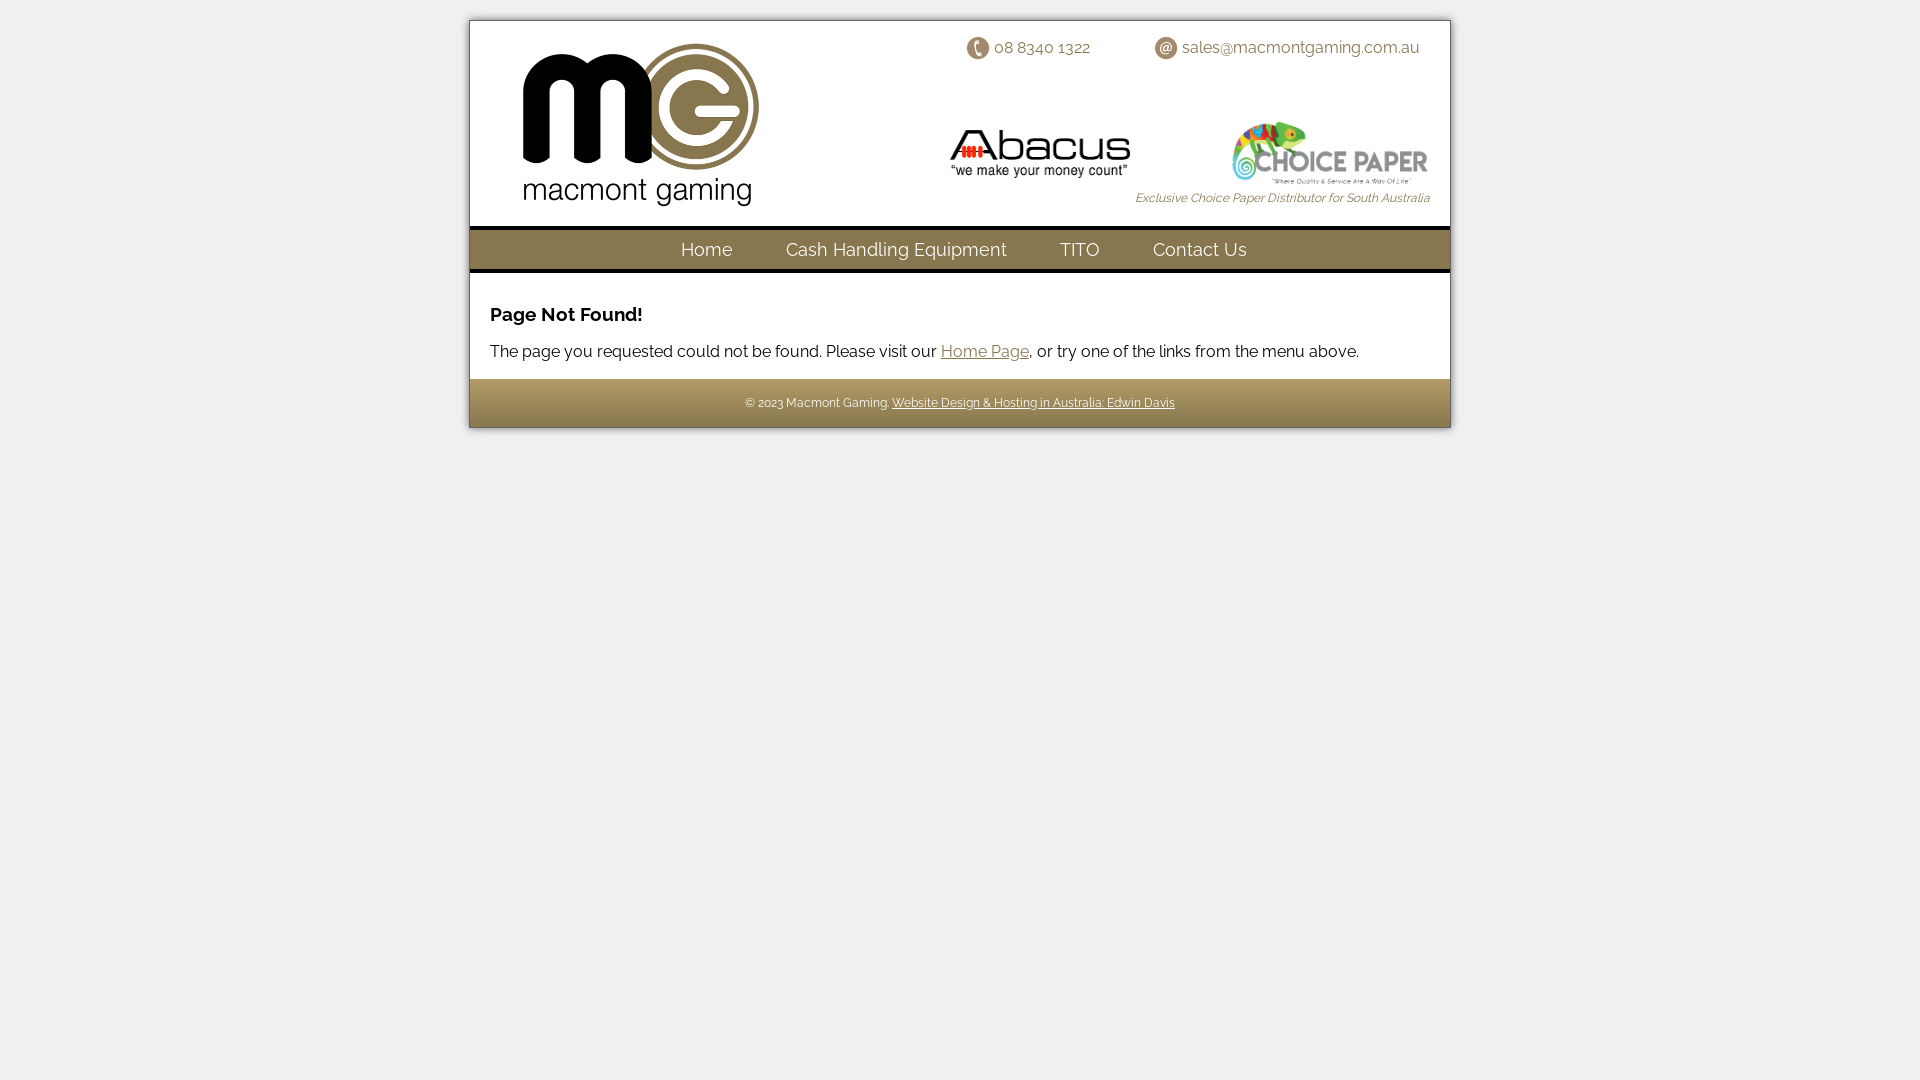 The width and height of the screenshot is (1920, 1080). Describe the element at coordinates (1282, 197) in the screenshot. I see `'Exclusive Choice Paper Distributor for South Australia'` at that location.